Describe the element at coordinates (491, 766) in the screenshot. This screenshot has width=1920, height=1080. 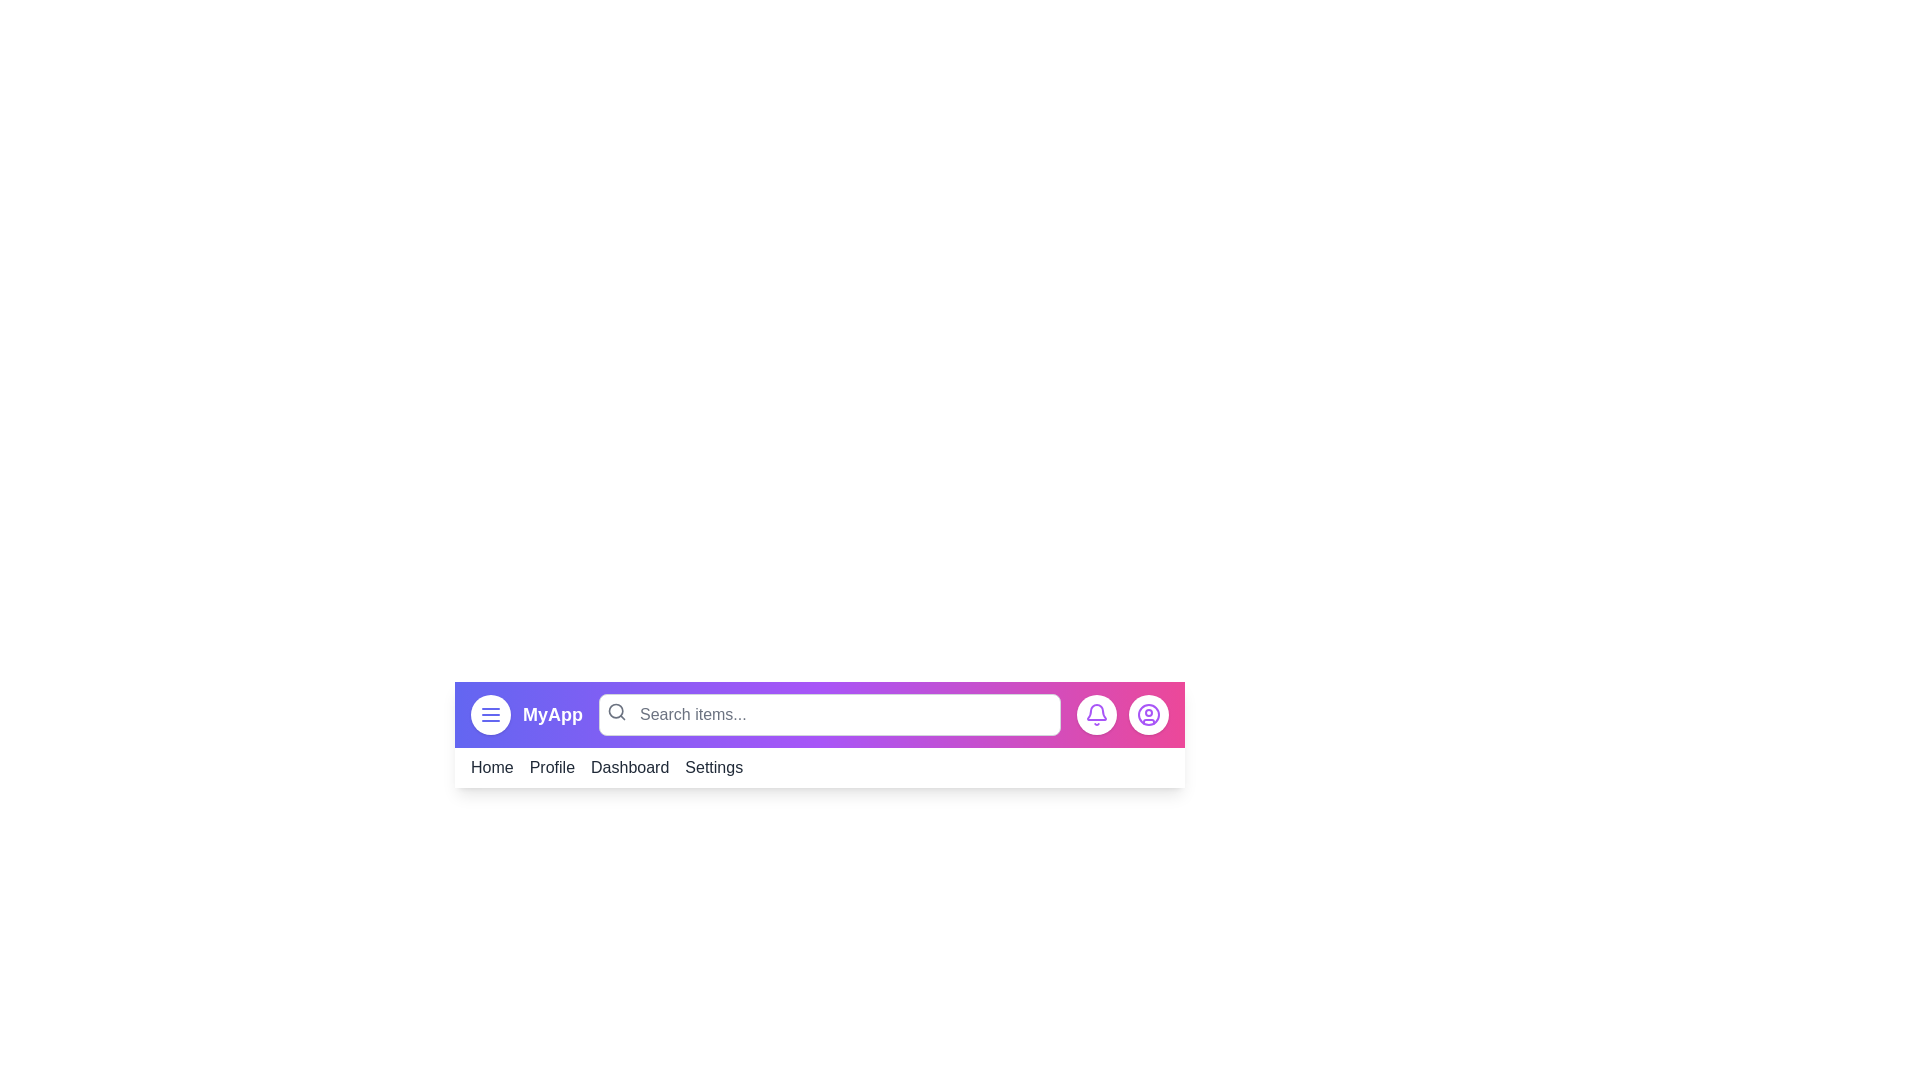
I see `the navigation menu item Home` at that location.